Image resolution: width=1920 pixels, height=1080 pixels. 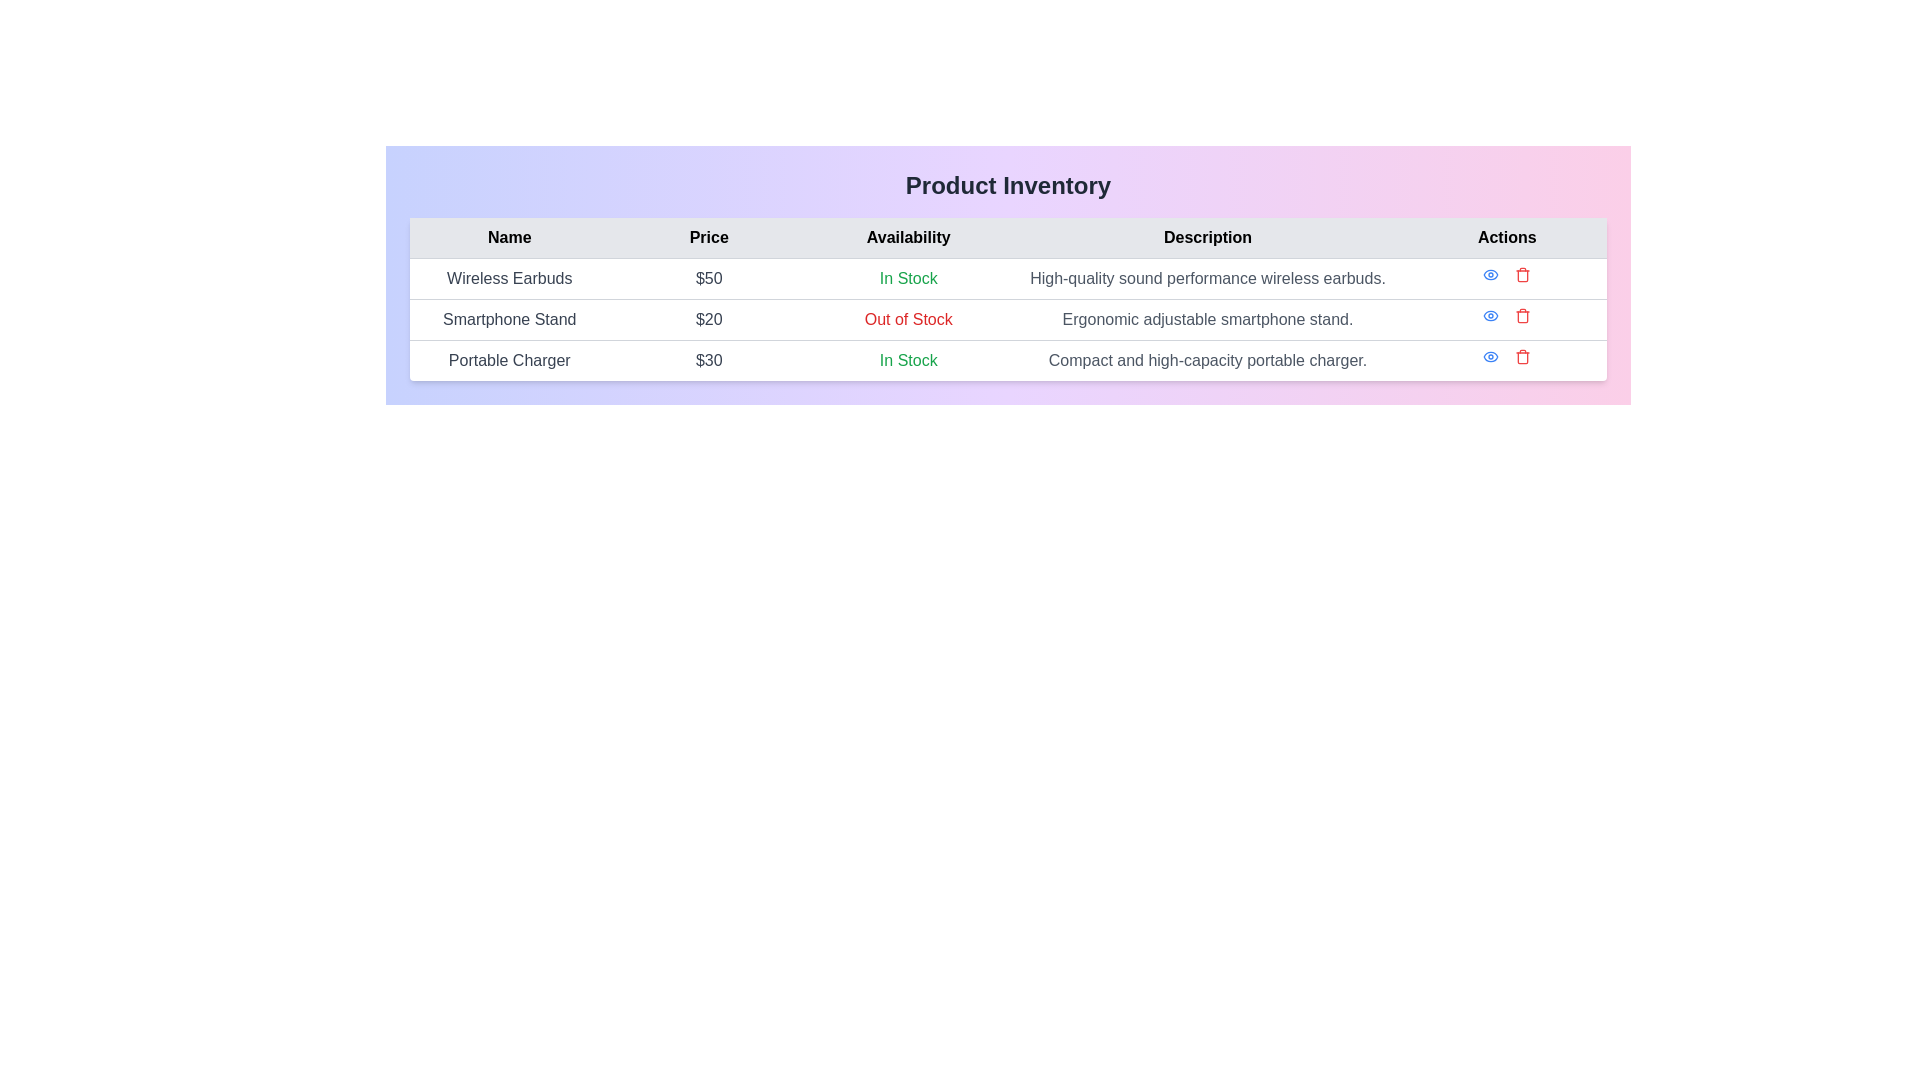 I want to click on the 'In Stock' text label located in the 'Availability' column of the last row for the 'Portable Charger' item, so click(x=907, y=360).